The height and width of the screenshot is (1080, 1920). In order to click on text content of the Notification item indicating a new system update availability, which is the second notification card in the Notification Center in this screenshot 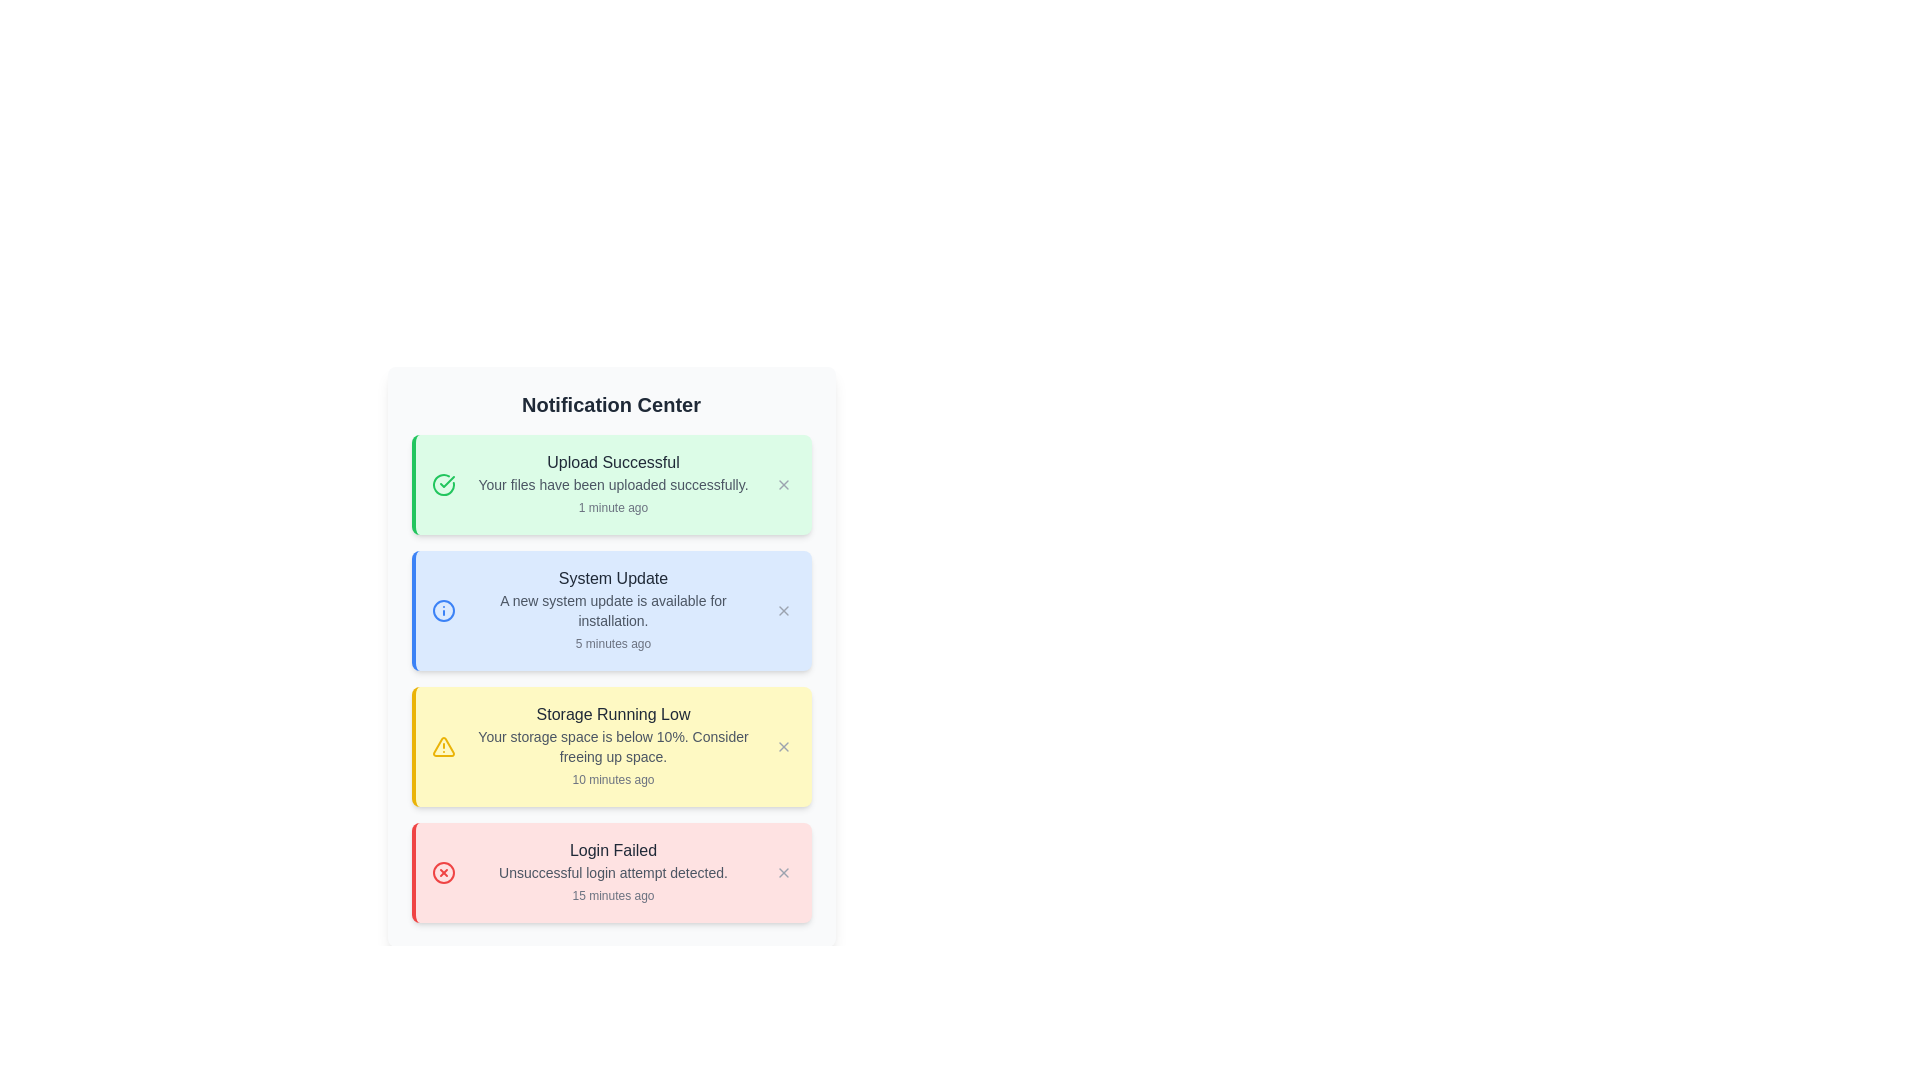, I will do `click(612, 609)`.